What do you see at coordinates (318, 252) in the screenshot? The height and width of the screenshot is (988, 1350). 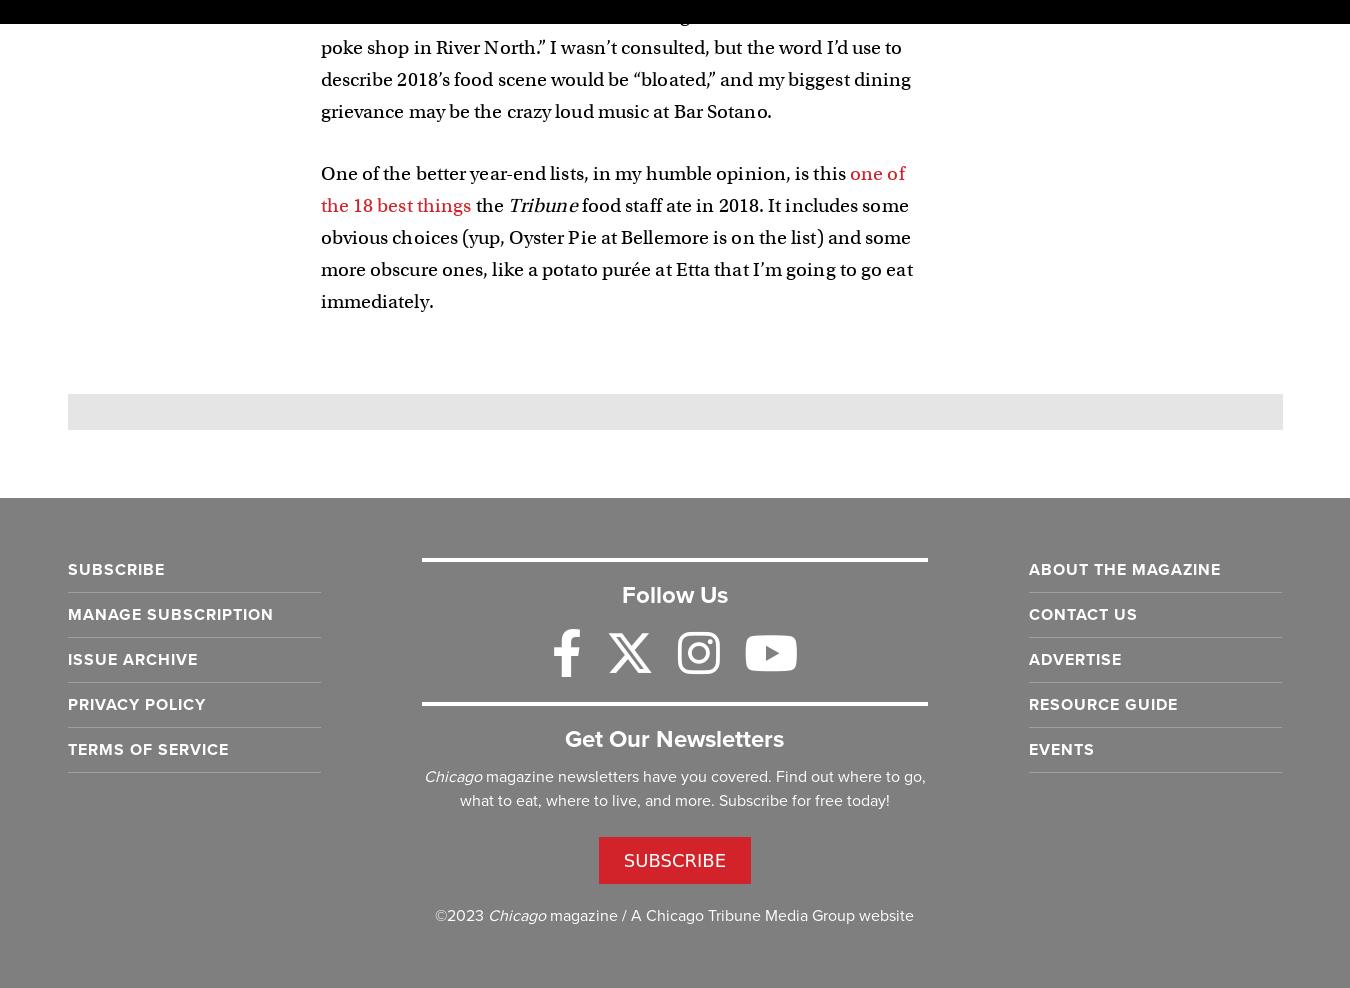 I see `'food staff ate in 2018. It includes some obvious choices (yup, Oyster Pie at Bellemore is on the list) and some more obscure ones, like a potato purée at Etta that I’m going to go eat immediately.'` at bounding box center [318, 252].